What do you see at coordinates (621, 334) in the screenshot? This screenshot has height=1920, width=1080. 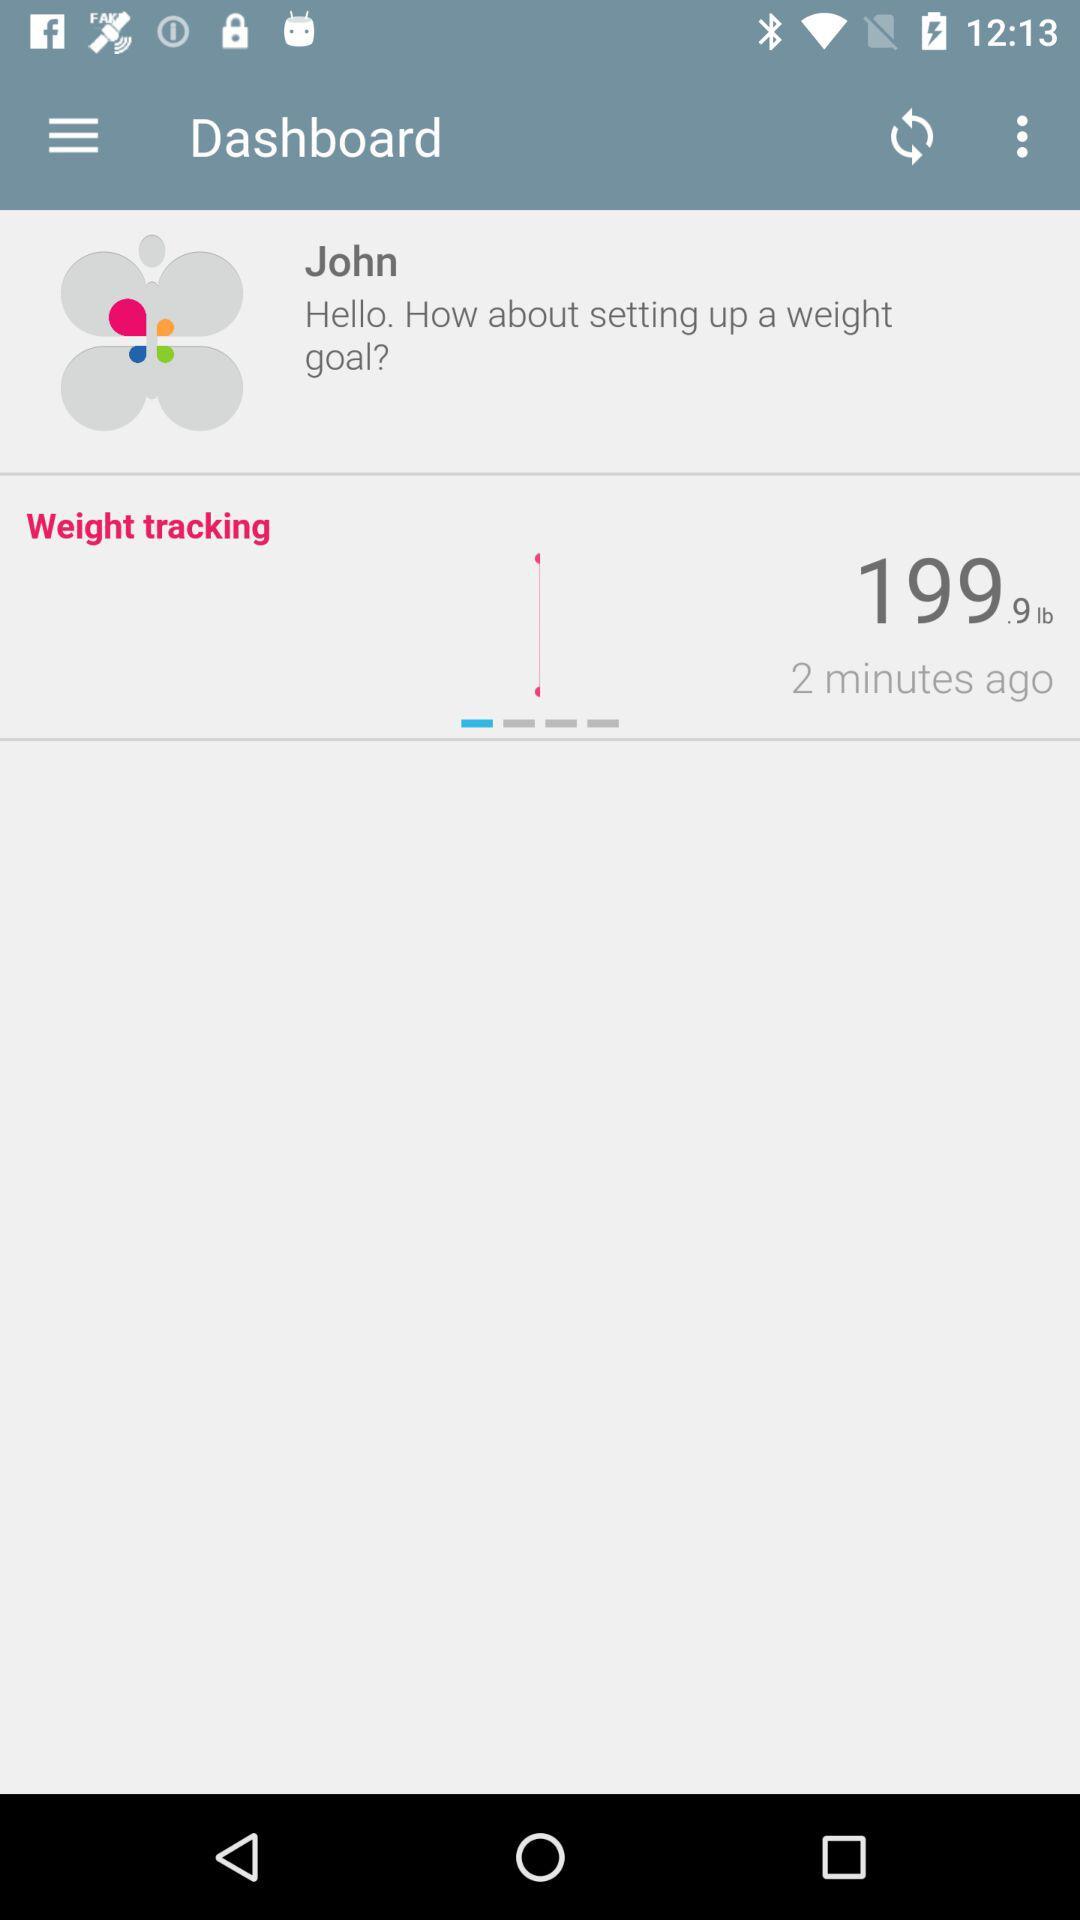 I see `hello how about item` at bounding box center [621, 334].